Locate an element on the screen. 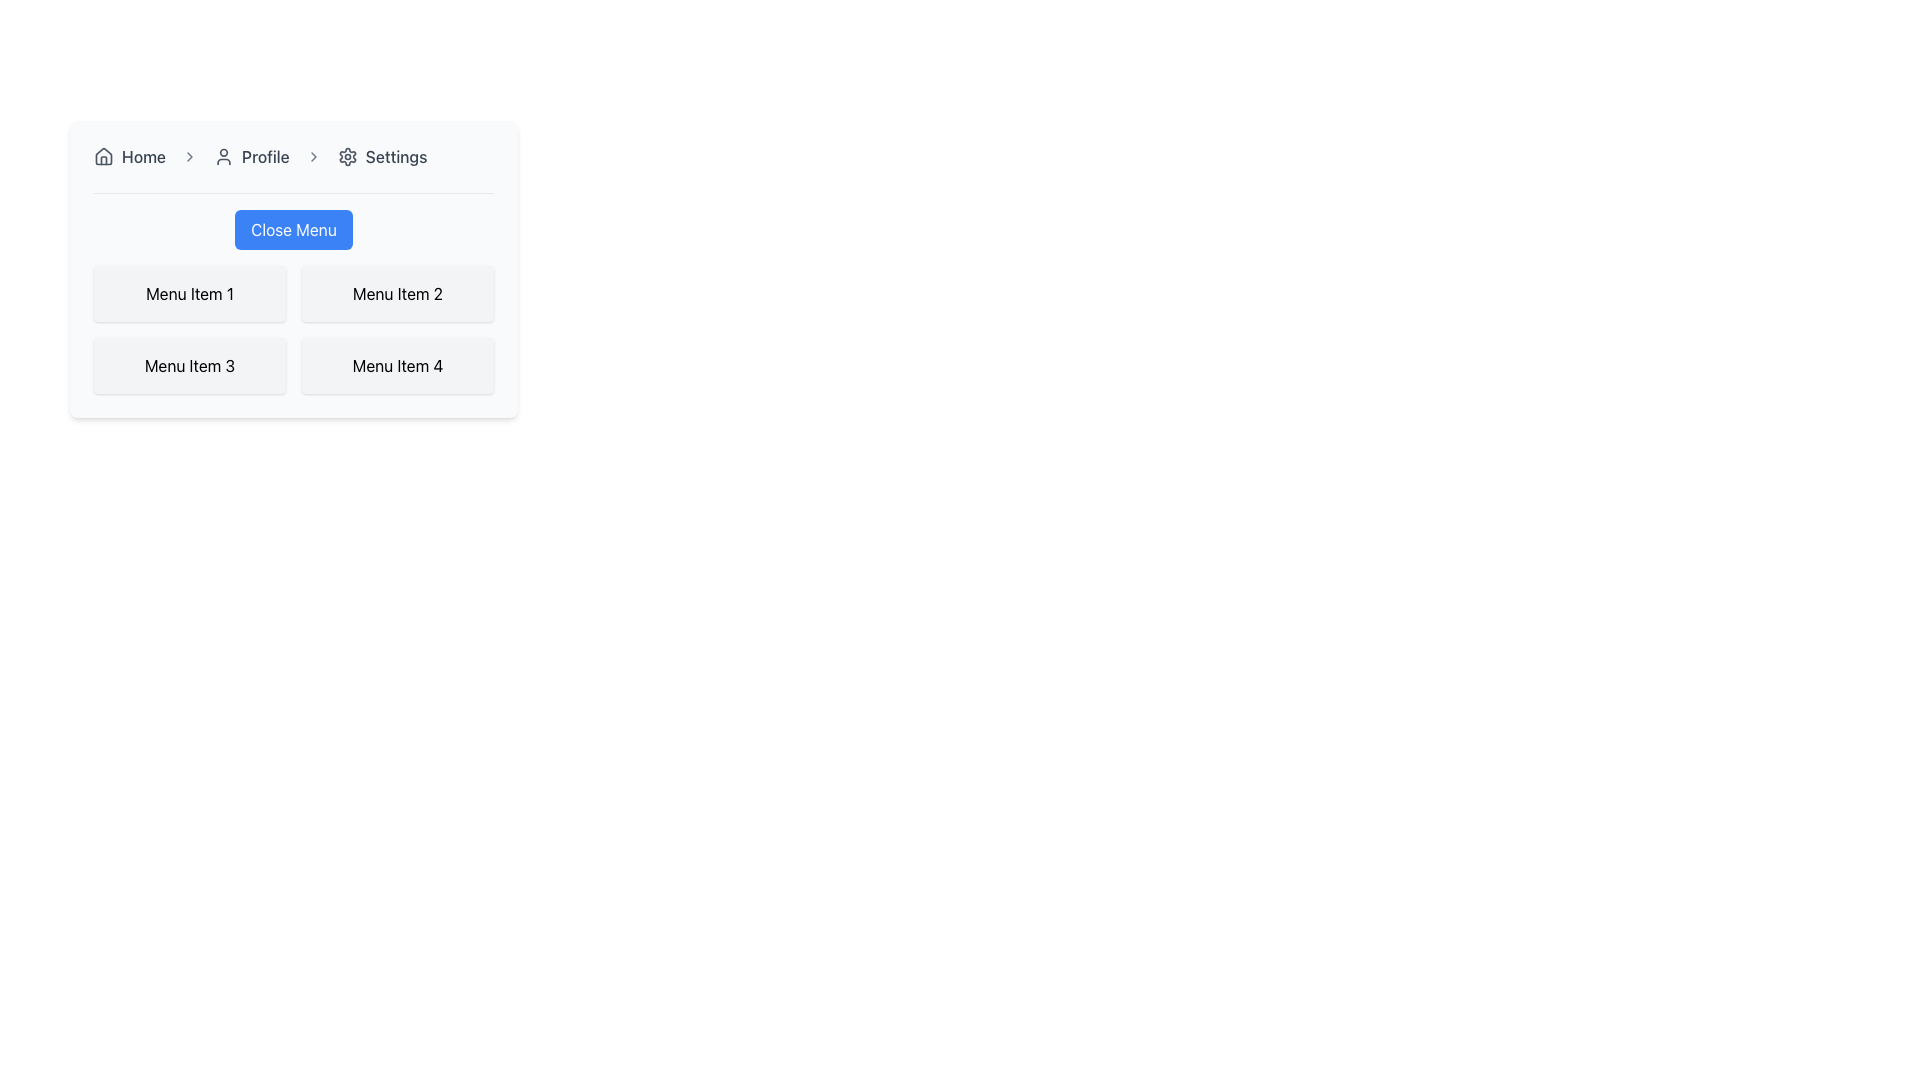 The image size is (1920, 1080). the second separator icon in the breadcrumb navigation bar, which visually indicates progression between 'Home' and 'Profile' is located at coordinates (190, 156).